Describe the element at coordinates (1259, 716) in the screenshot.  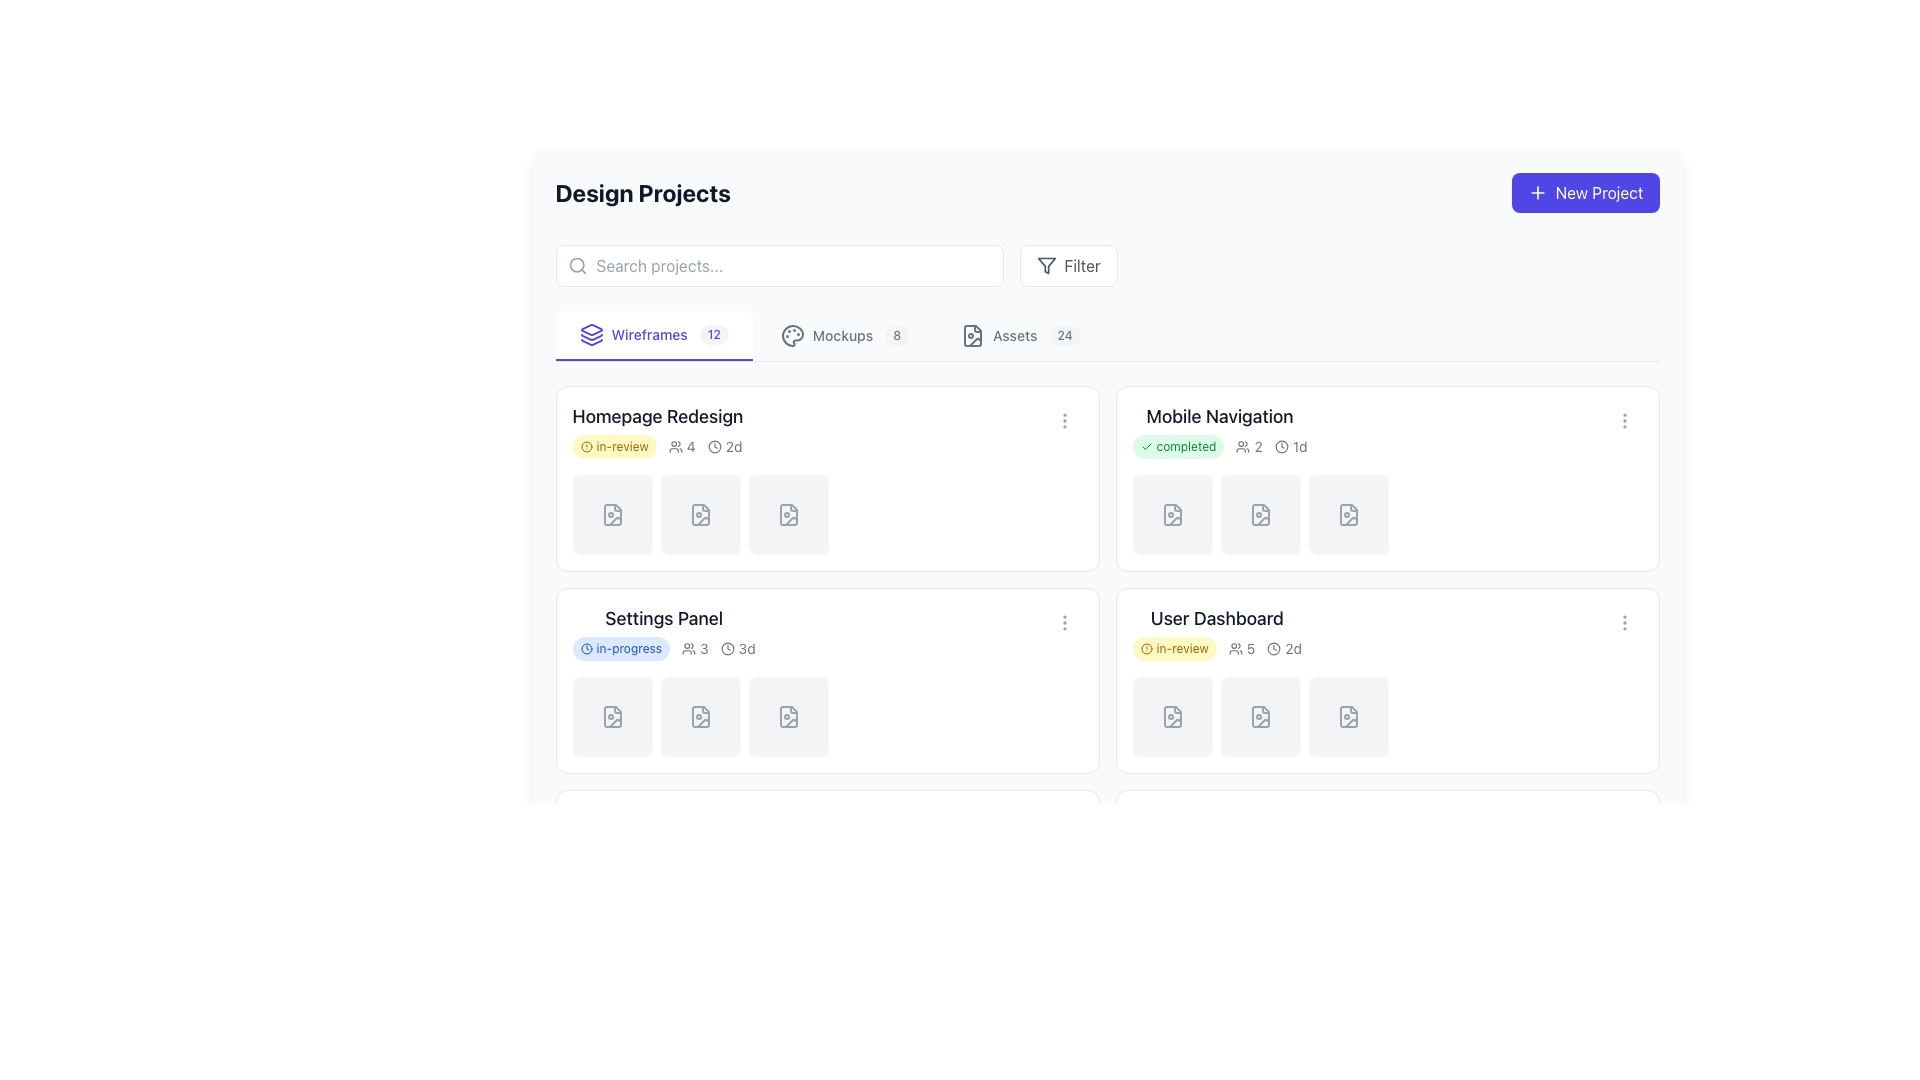
I see `the second icon from the left in the bottom row of icons within the 'User Dashboard' section` at that location.